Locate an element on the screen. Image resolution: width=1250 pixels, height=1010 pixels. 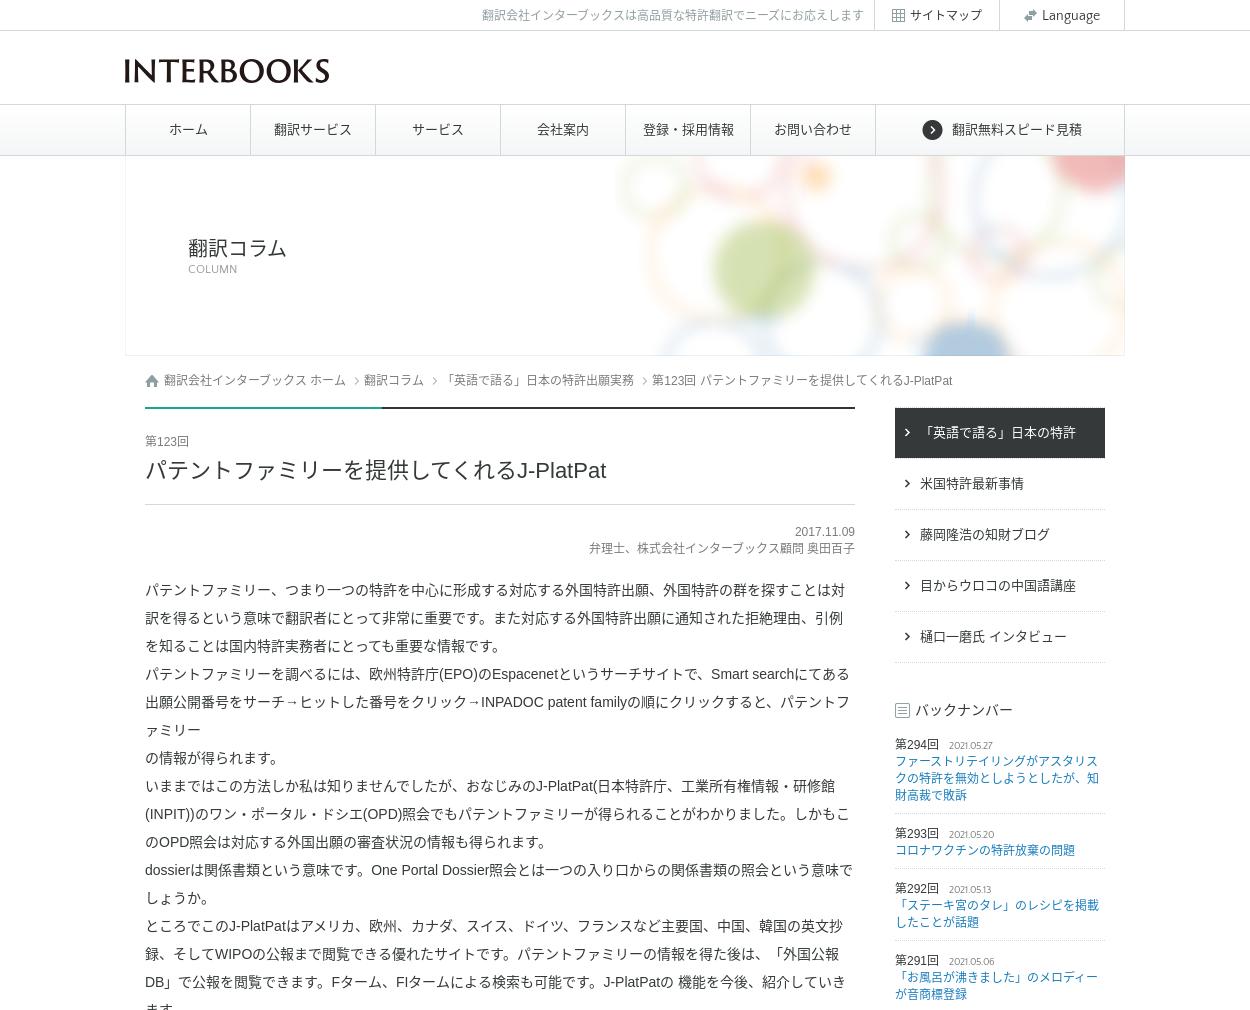
'COLUMN' is located at coordinates (211, 269).